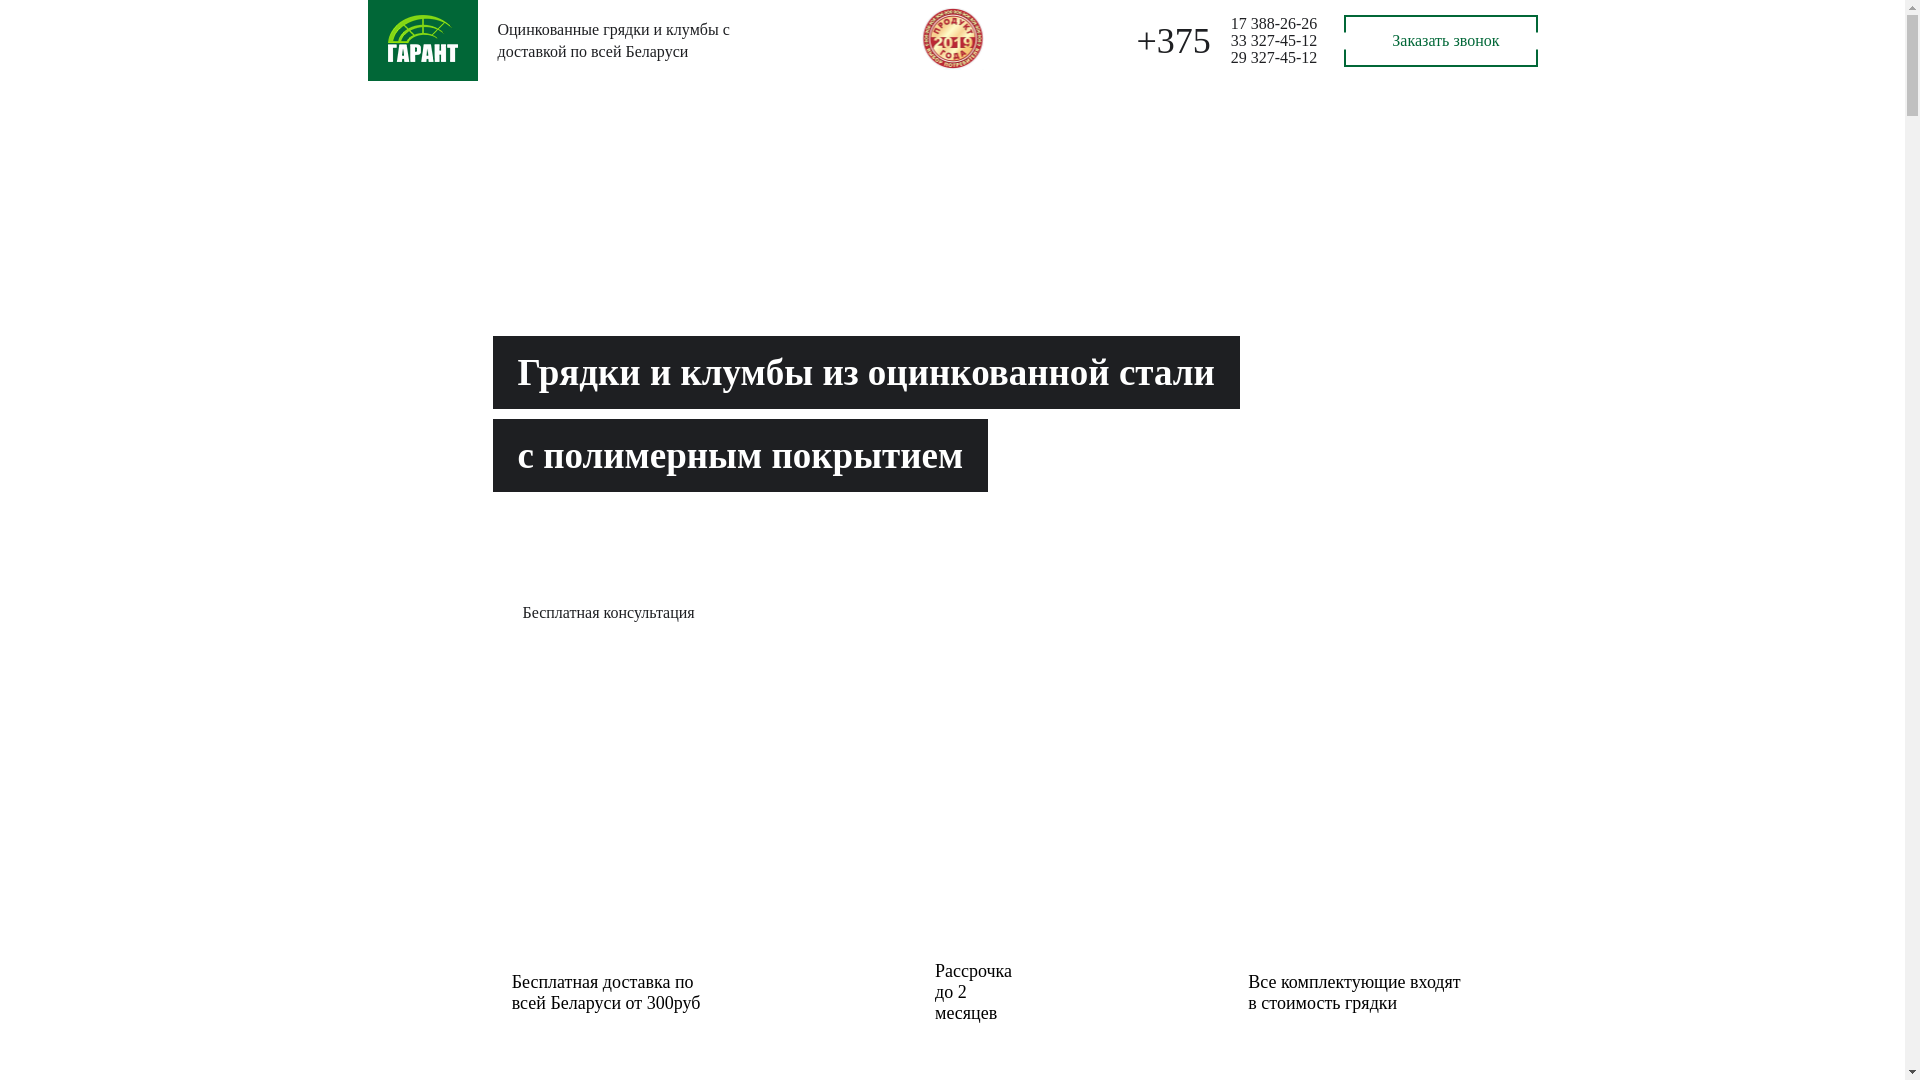 Image resolution: width=1920 pixels, height=1080 pixels. What do you see at coordinates (1273, 40) in the screenshot?
I see `'33 327-45-12'` at bounding box center [1273, 40].